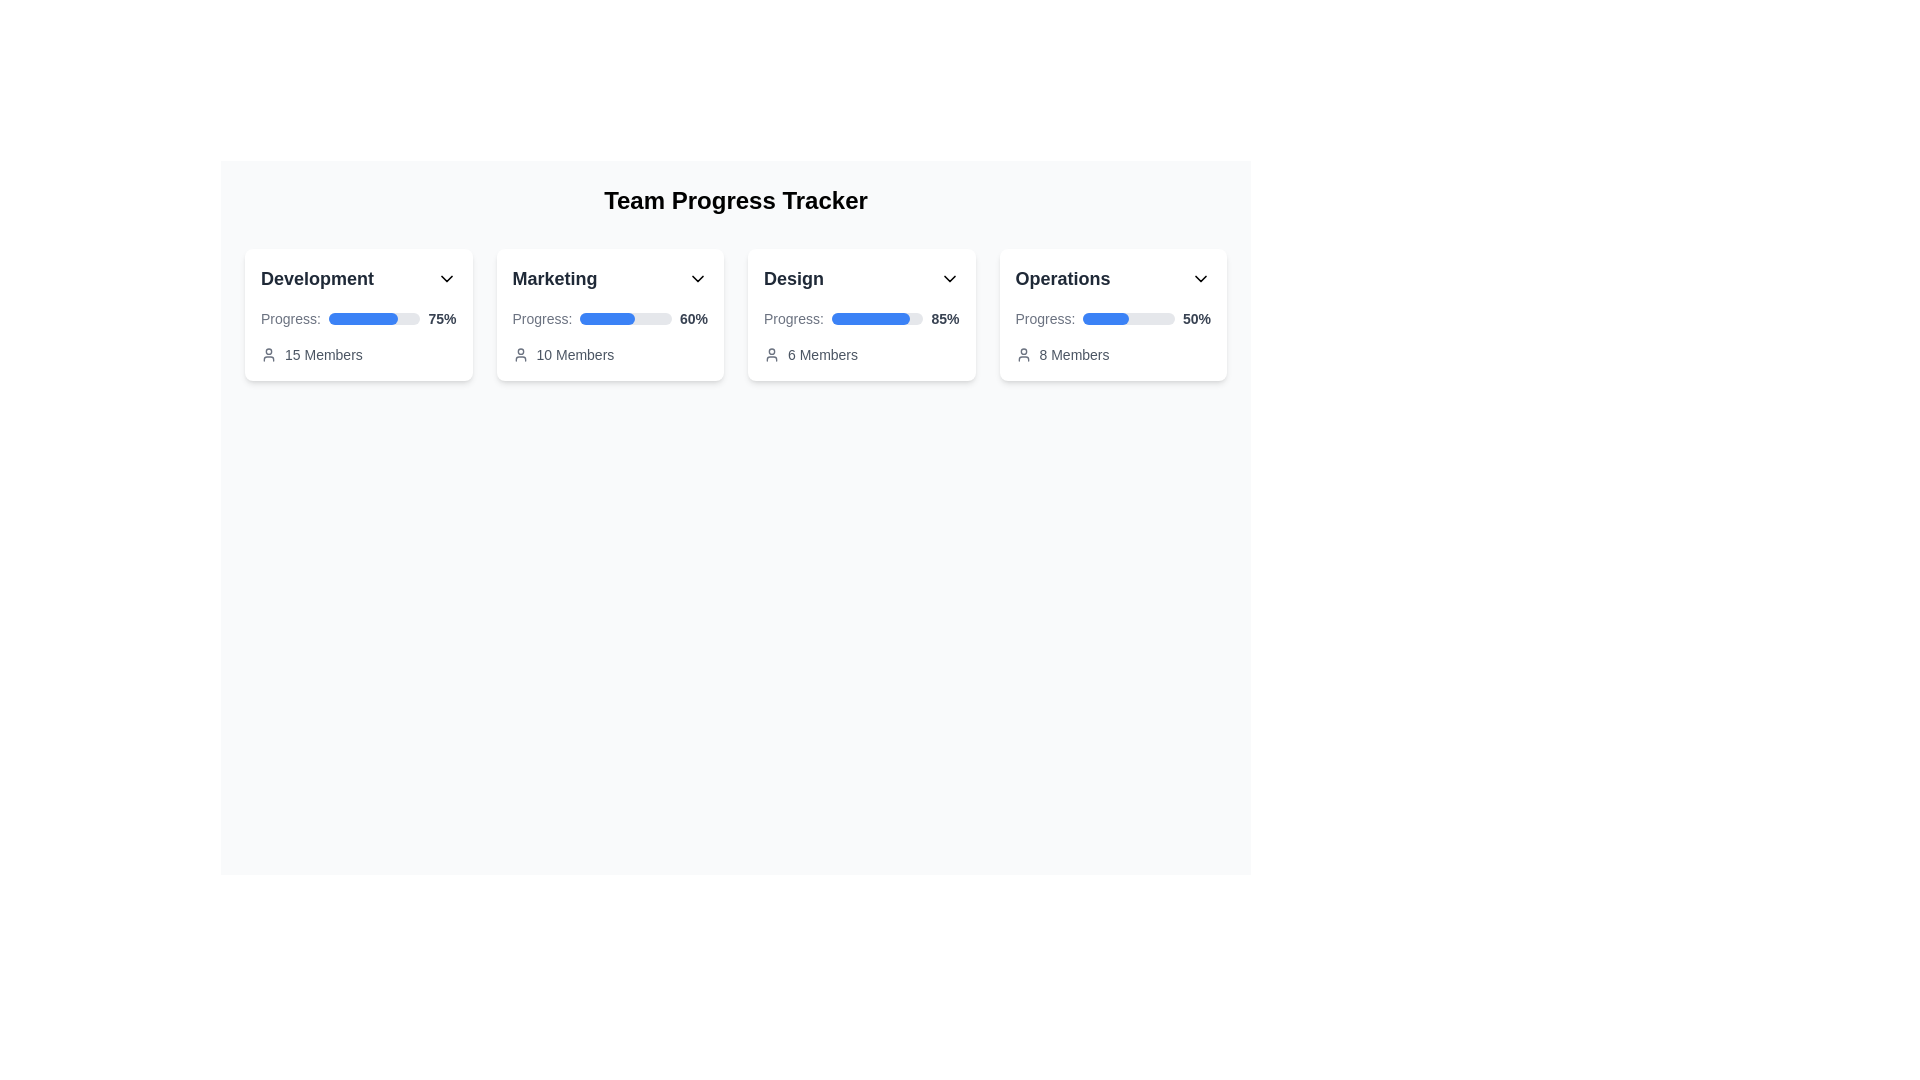 The width and height of the screenshot is (1920, 1080). Describe the element at coordinates (520, 353) in the screenshot. I see `the small gray user icon with rounded edges located to the left of the '10 Members' text in the Marketing card` at that location.